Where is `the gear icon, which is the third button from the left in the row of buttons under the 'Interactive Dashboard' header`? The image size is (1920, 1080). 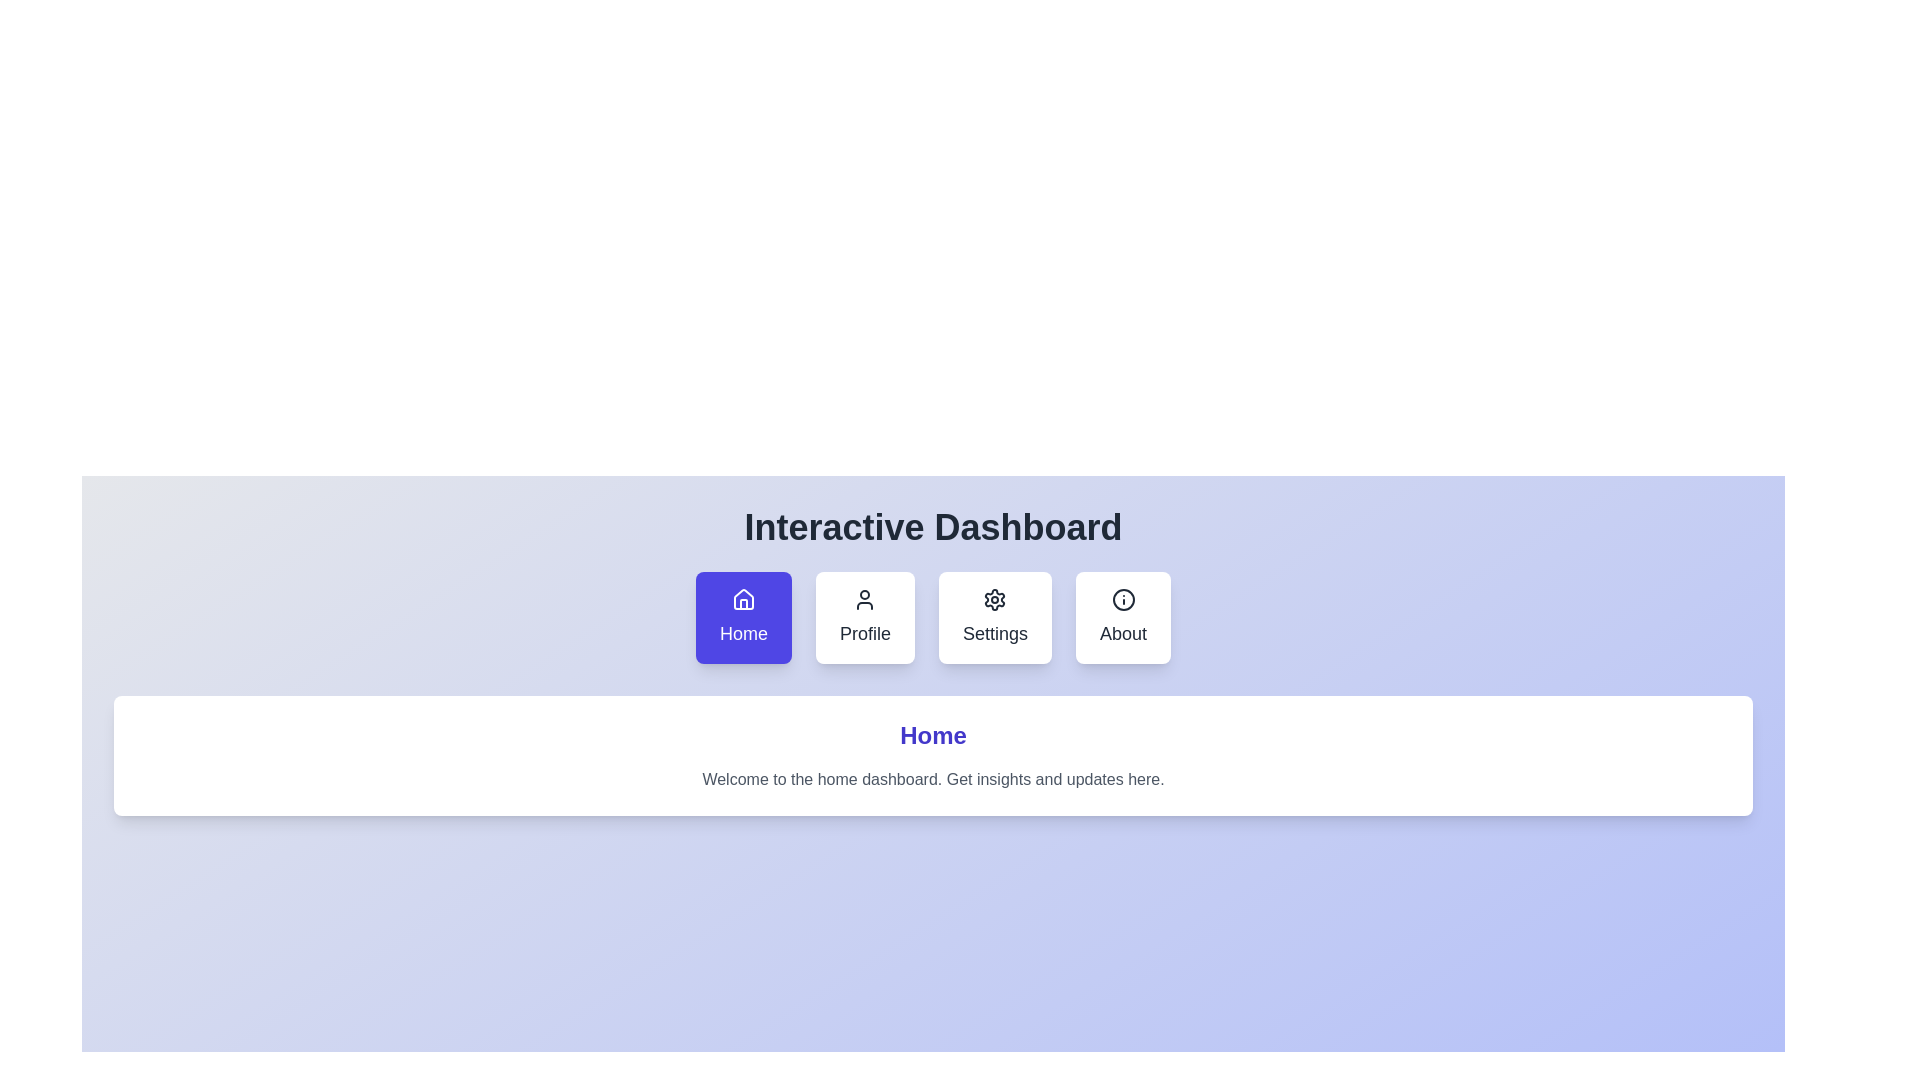
the gear icon, which is the third button from the left in the row of buttons under the 'Interactive Dashboard' header is located at coordinates (995, 599).